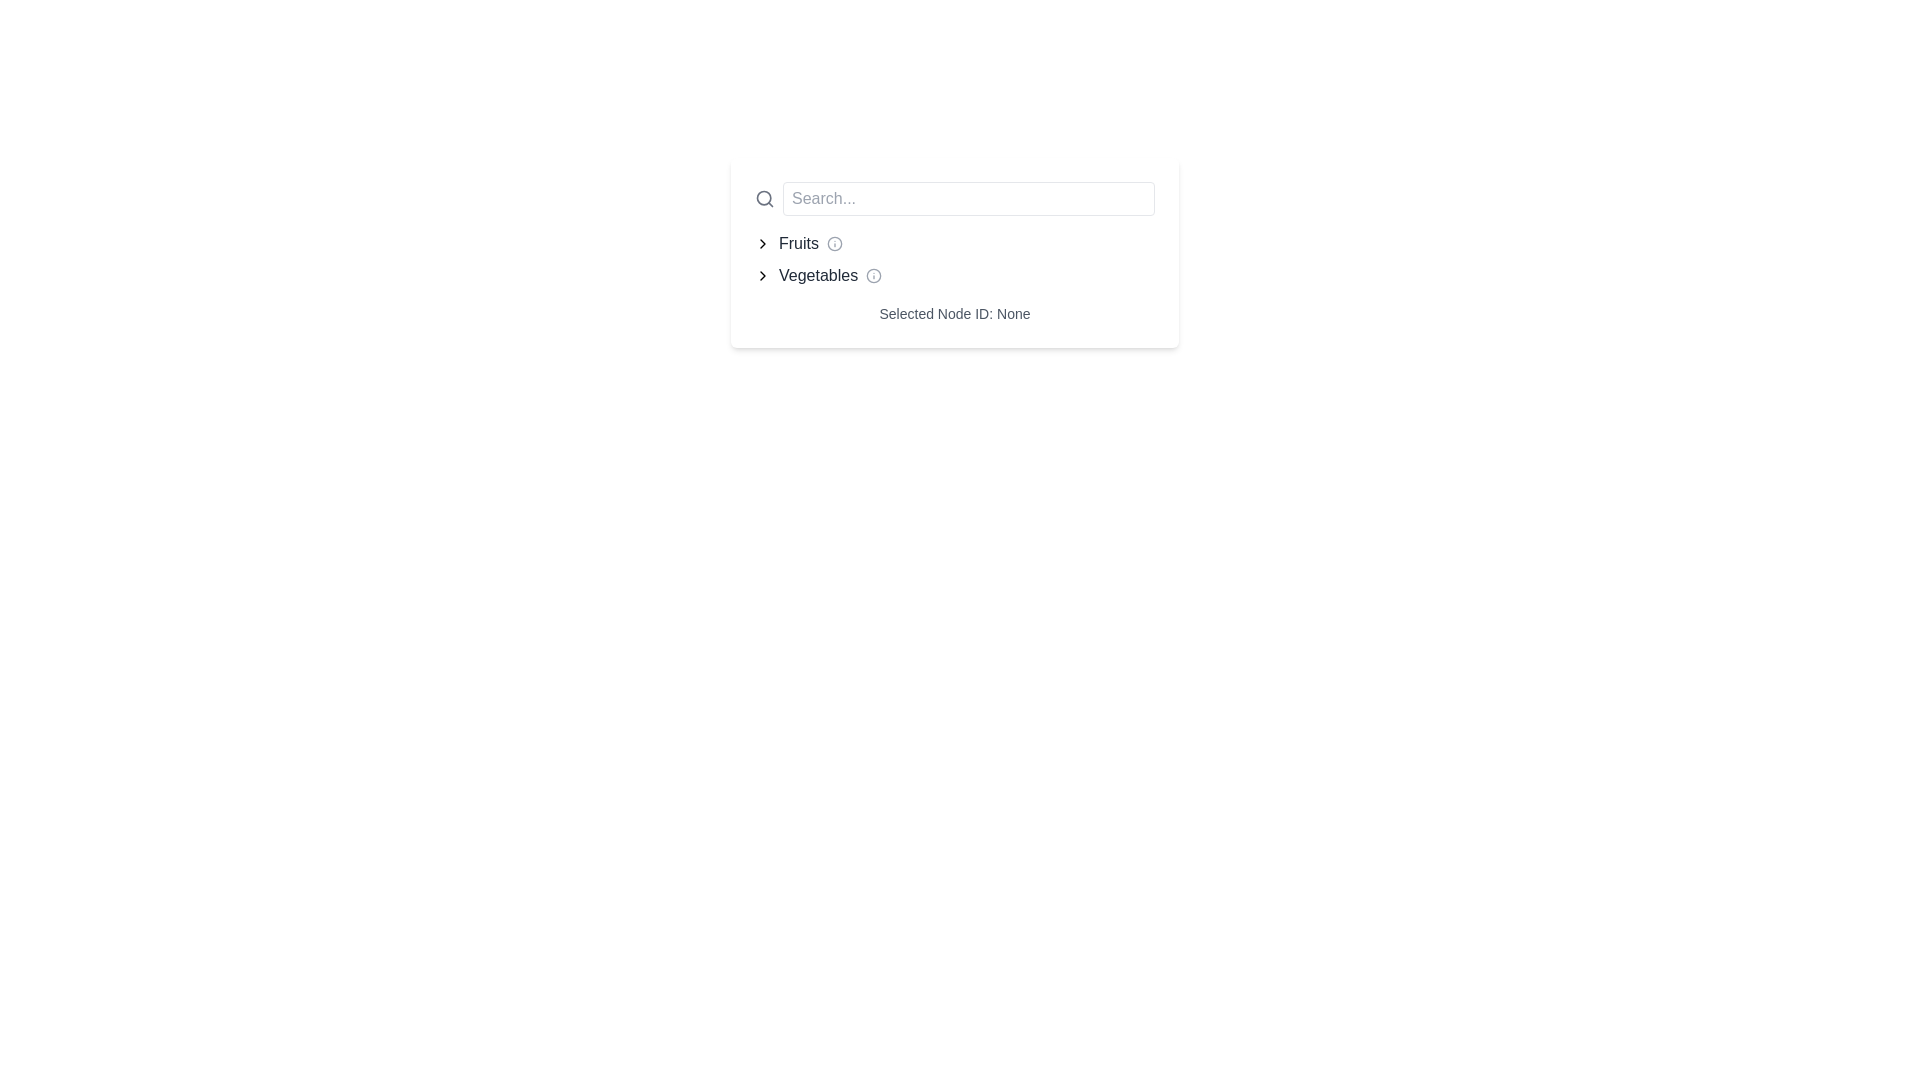 The width and height of the screenshot is (1920, 1080). I want to click on the chevron icon, so click(762, 276).